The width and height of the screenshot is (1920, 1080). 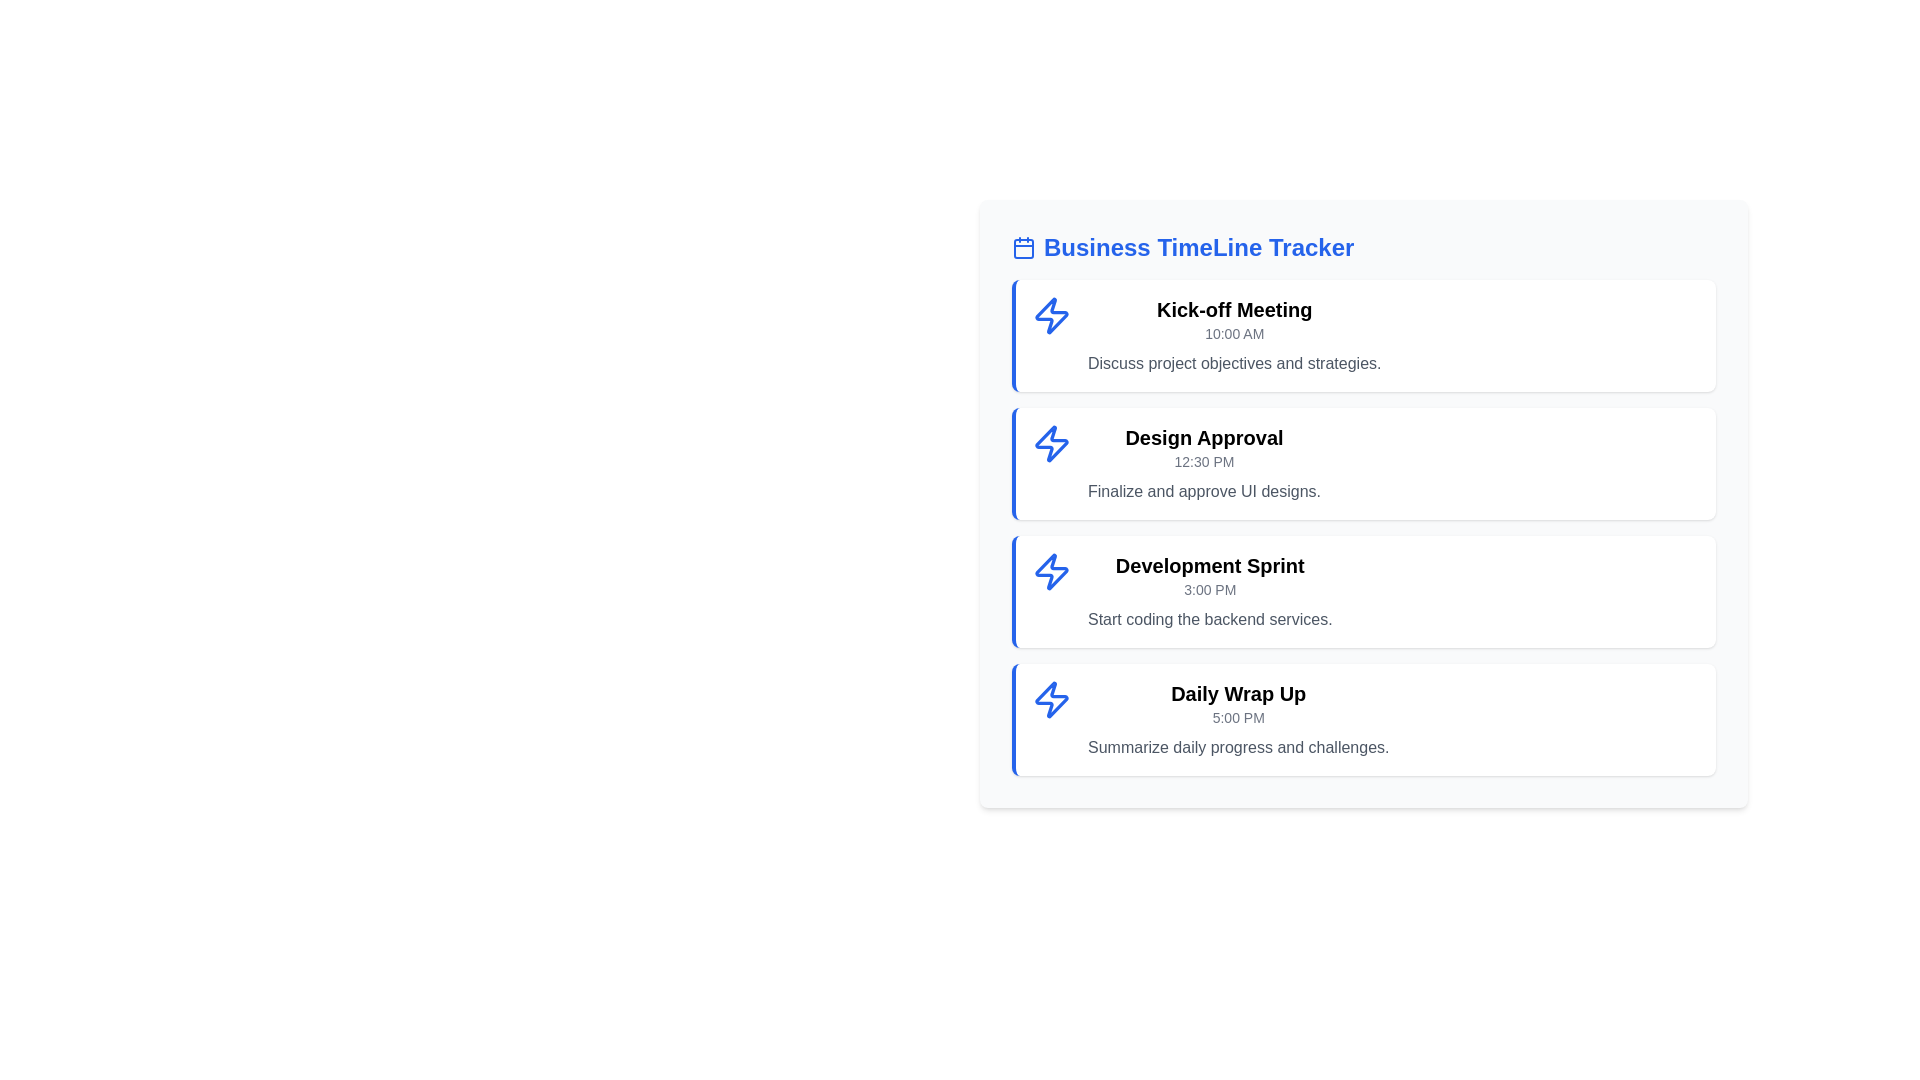 What do you see at coordinates (1050, 315) in the screenshot?
I see `the 'Kick-off Meeting' icon located within the first entry of the list, which is to the left of the 'Kick-off Meeting' label in the 'Business TimeLine Tracker' card` at bounding box center [1050, 315].